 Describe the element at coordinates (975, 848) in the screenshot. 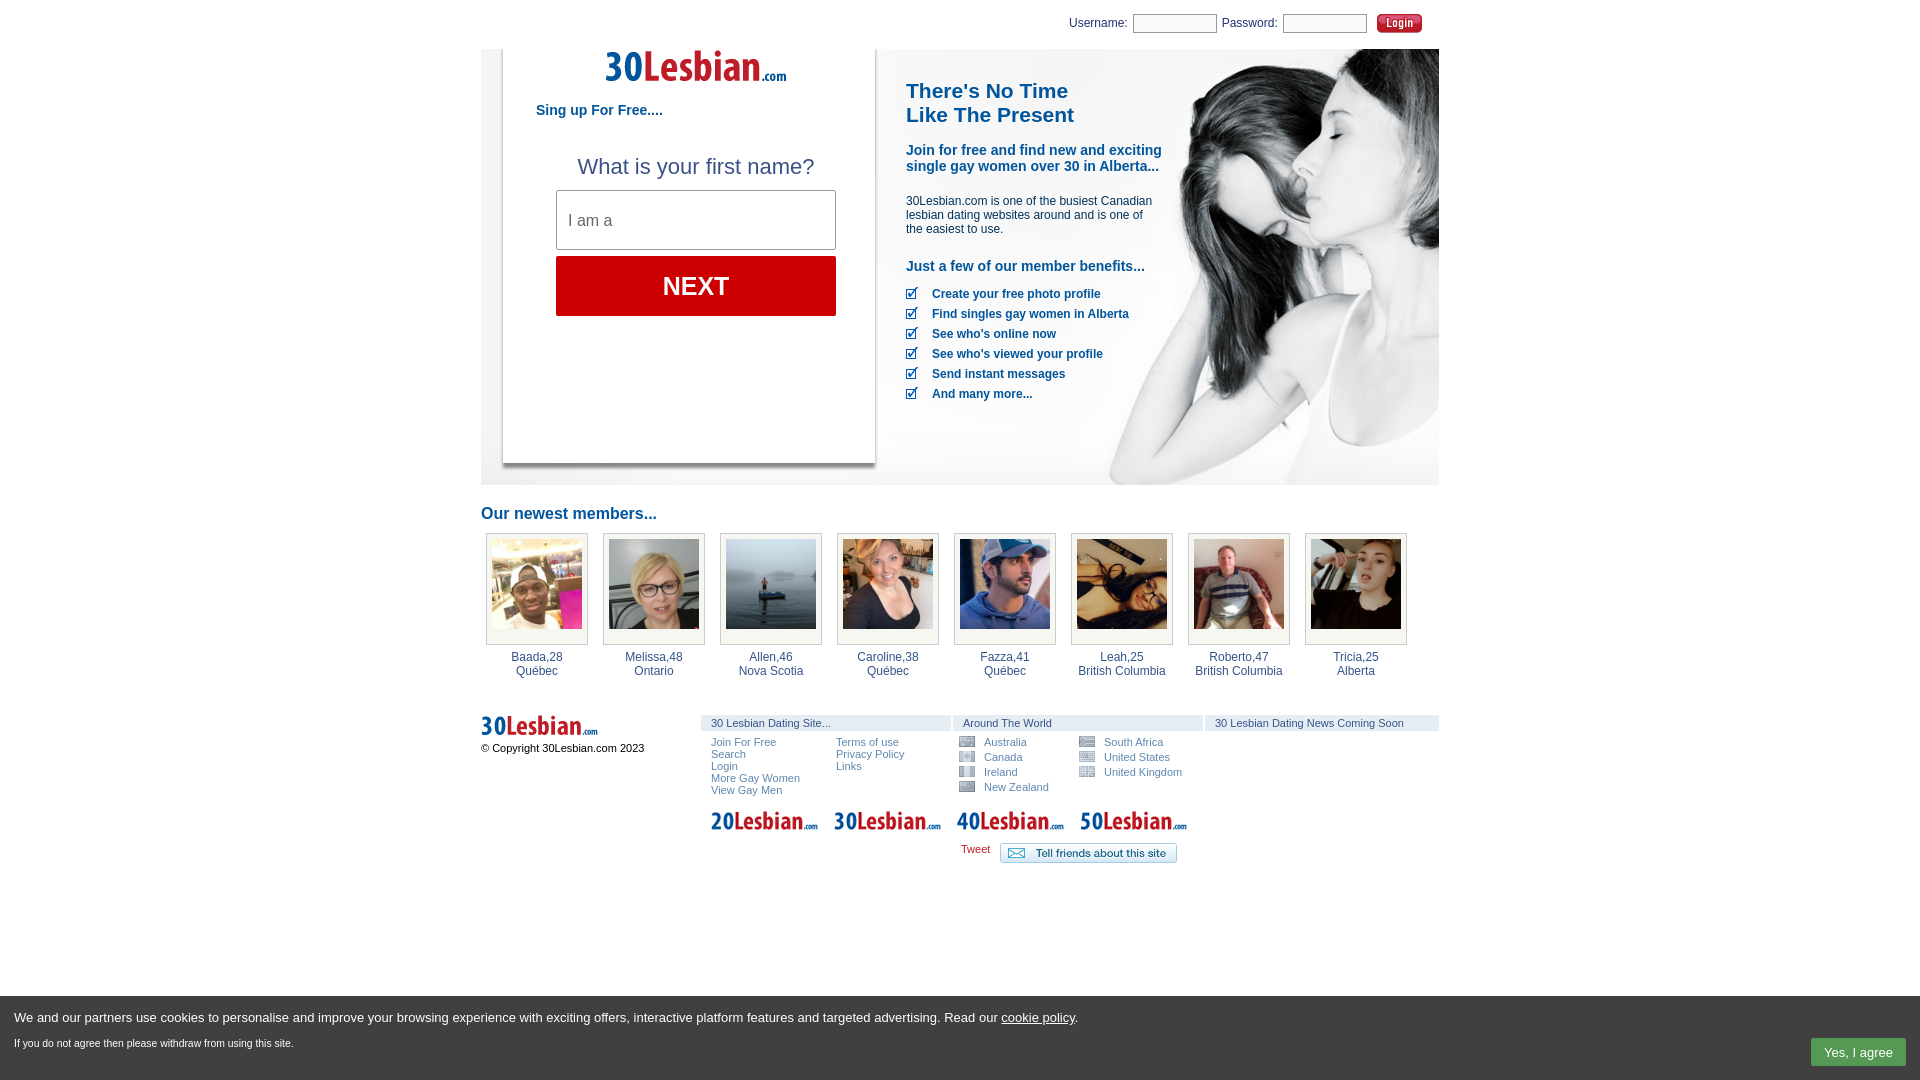

I see `'Tweet'` at that location.